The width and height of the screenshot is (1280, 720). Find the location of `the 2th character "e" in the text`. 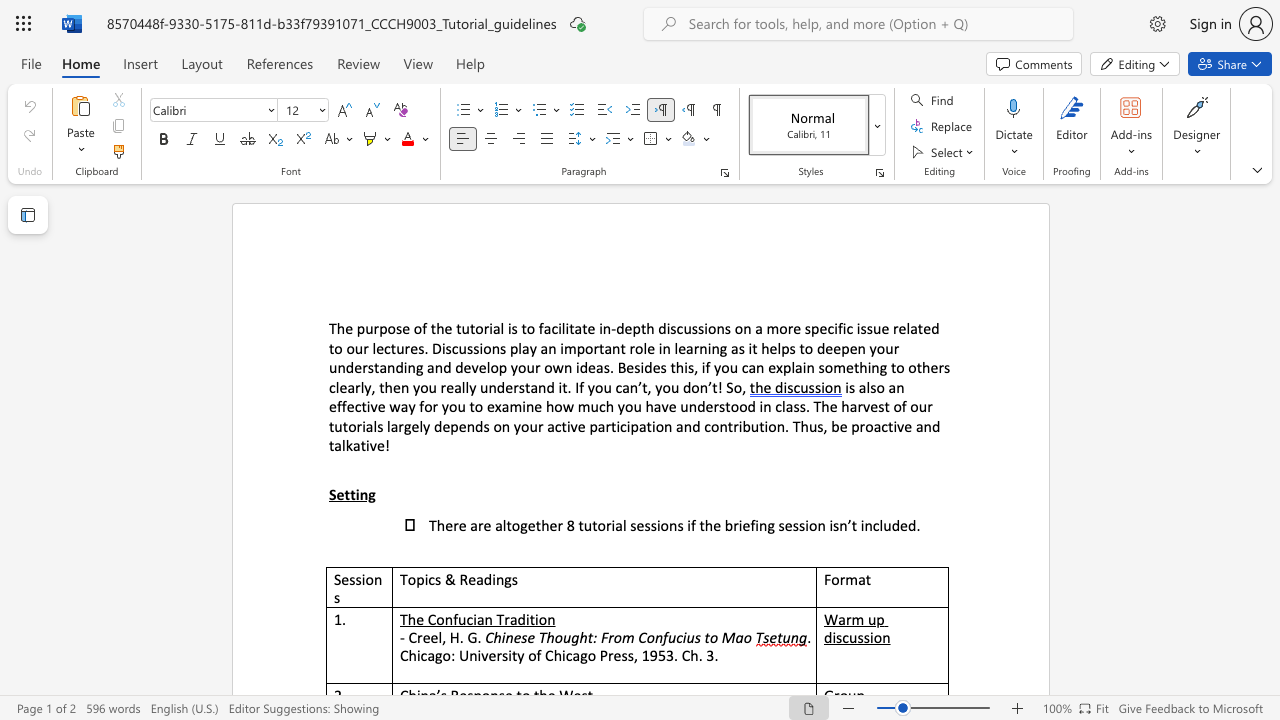

the 2th character "e" in the text is located at coordinates (433, 637).